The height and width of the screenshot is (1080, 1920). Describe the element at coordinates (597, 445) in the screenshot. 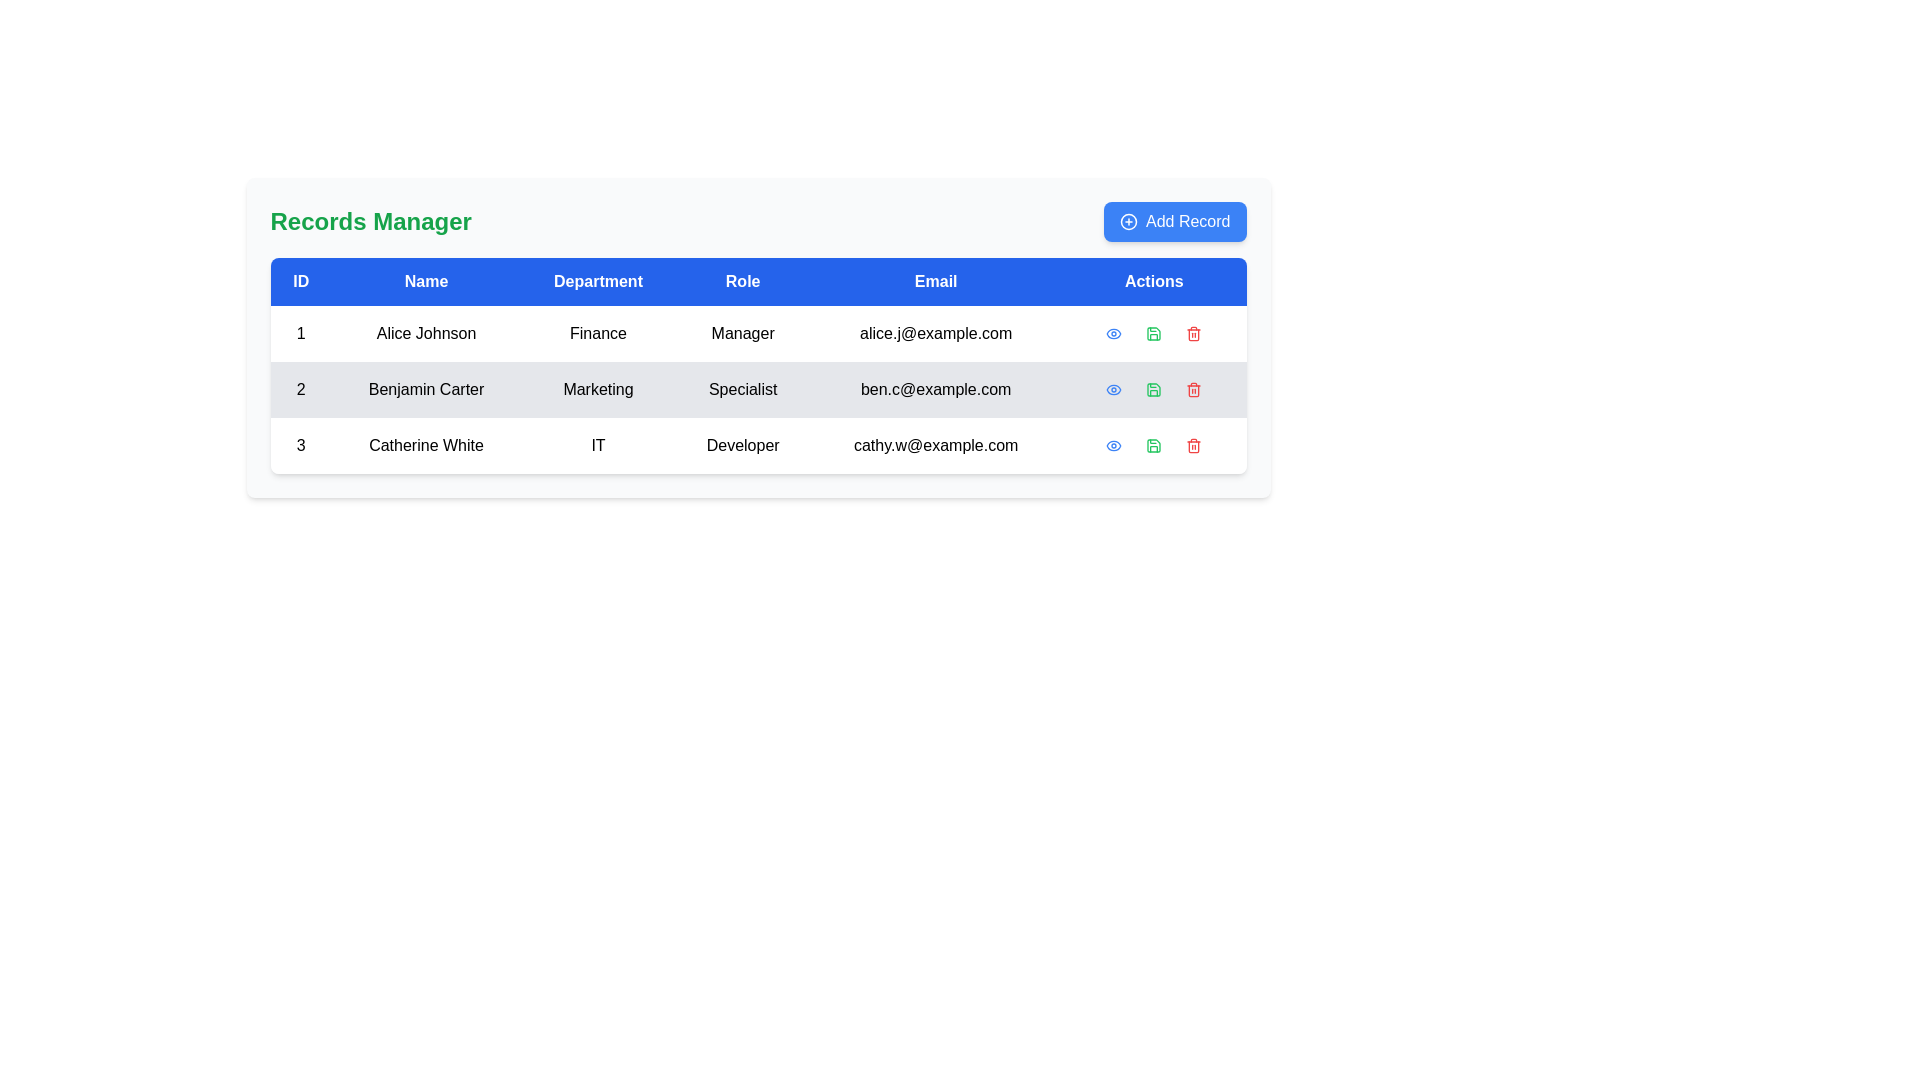

I see `the table cell containing the text 'IT', which is styled with 'px-4 py-3' and located in the third row and third column of the table, following 'Catherine White' and preceding 'Developer'` at that location.